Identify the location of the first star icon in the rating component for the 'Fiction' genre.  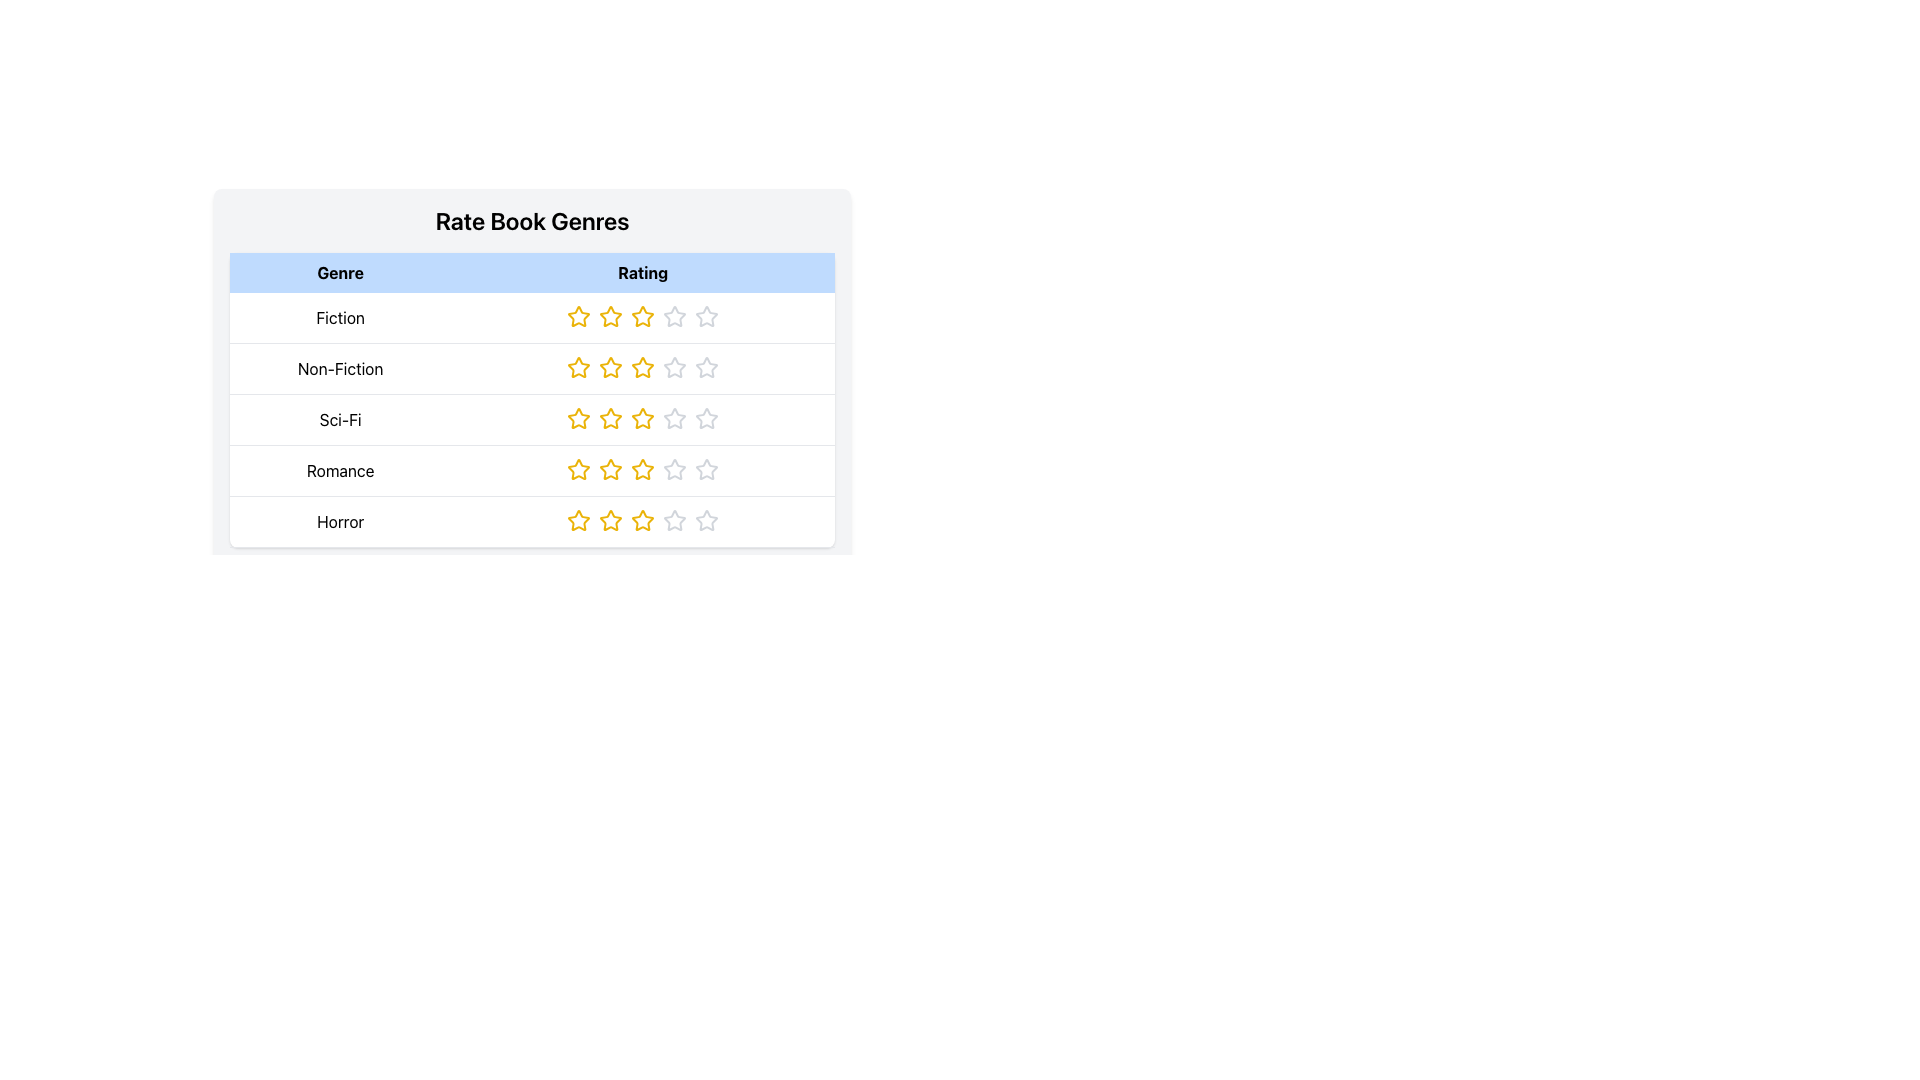
(578, 315).